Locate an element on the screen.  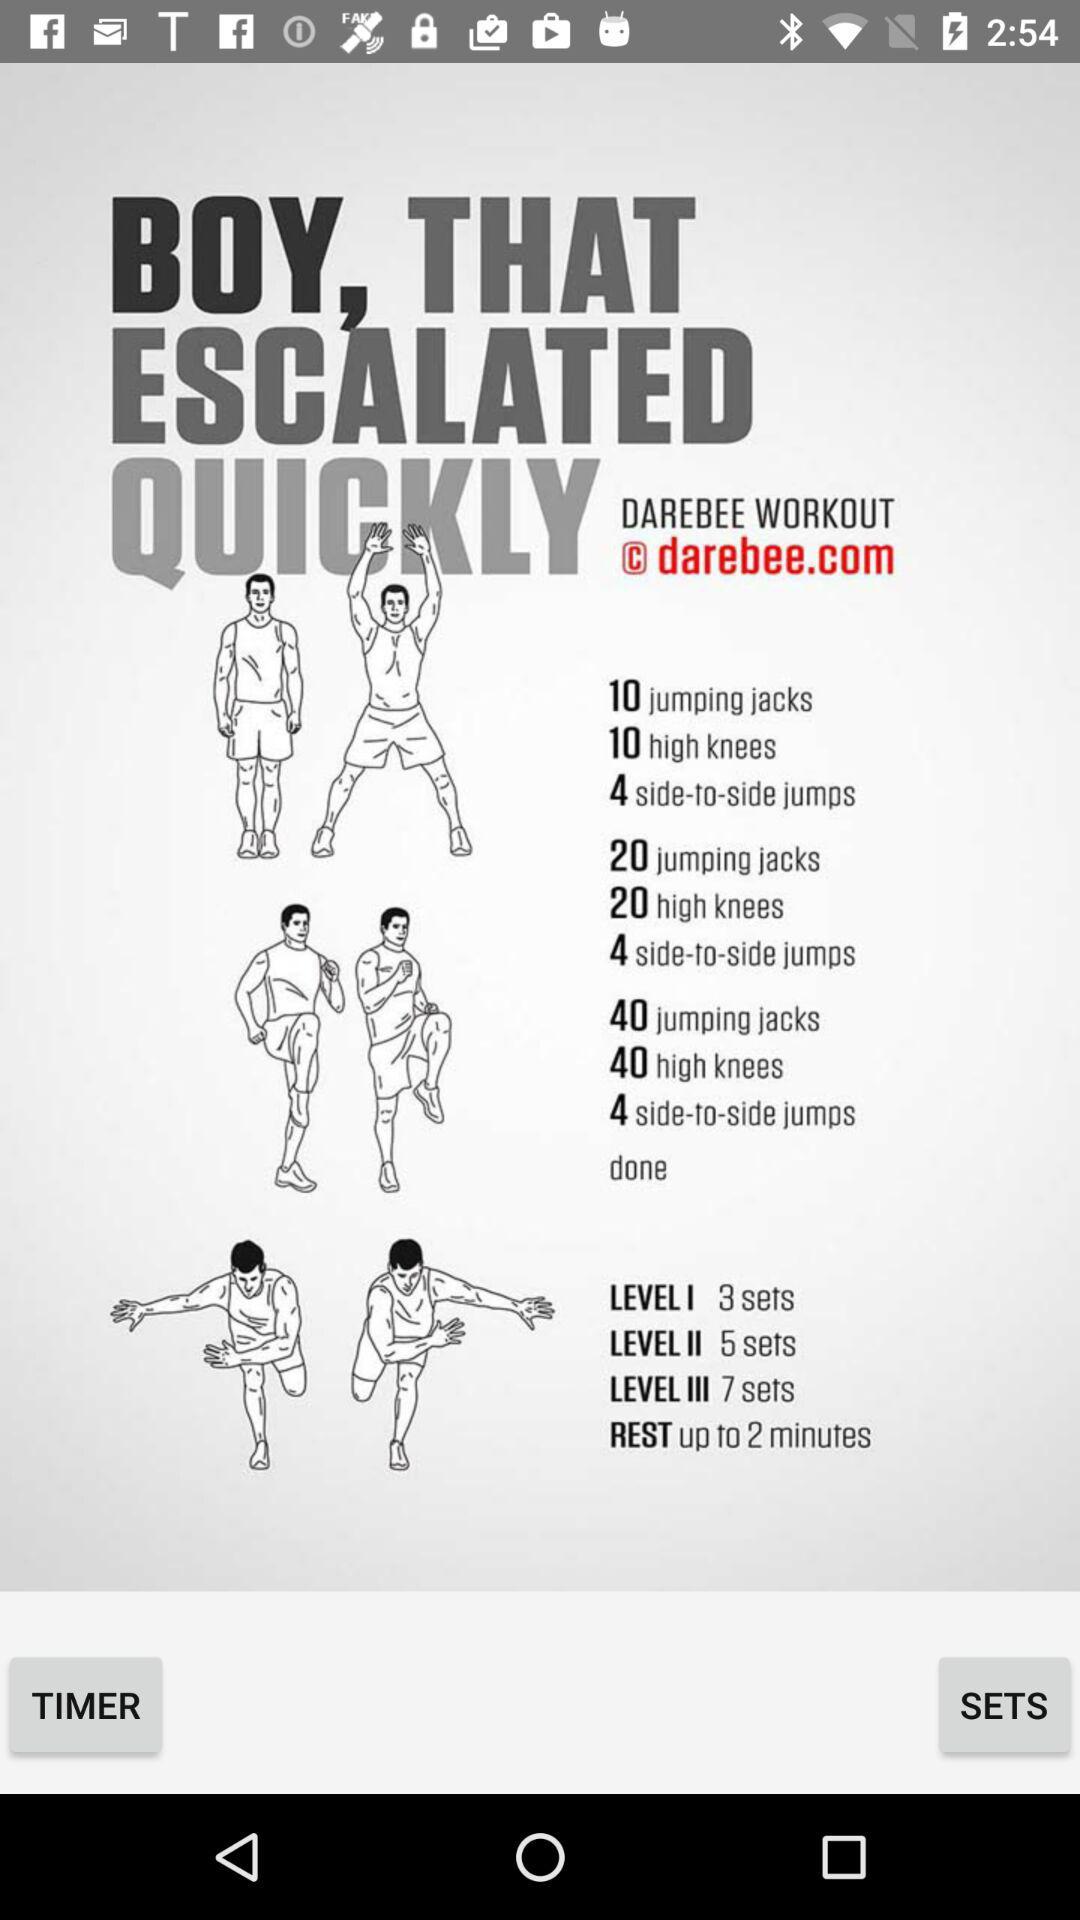
the sets icon is located at coordinates (1004, 1703).